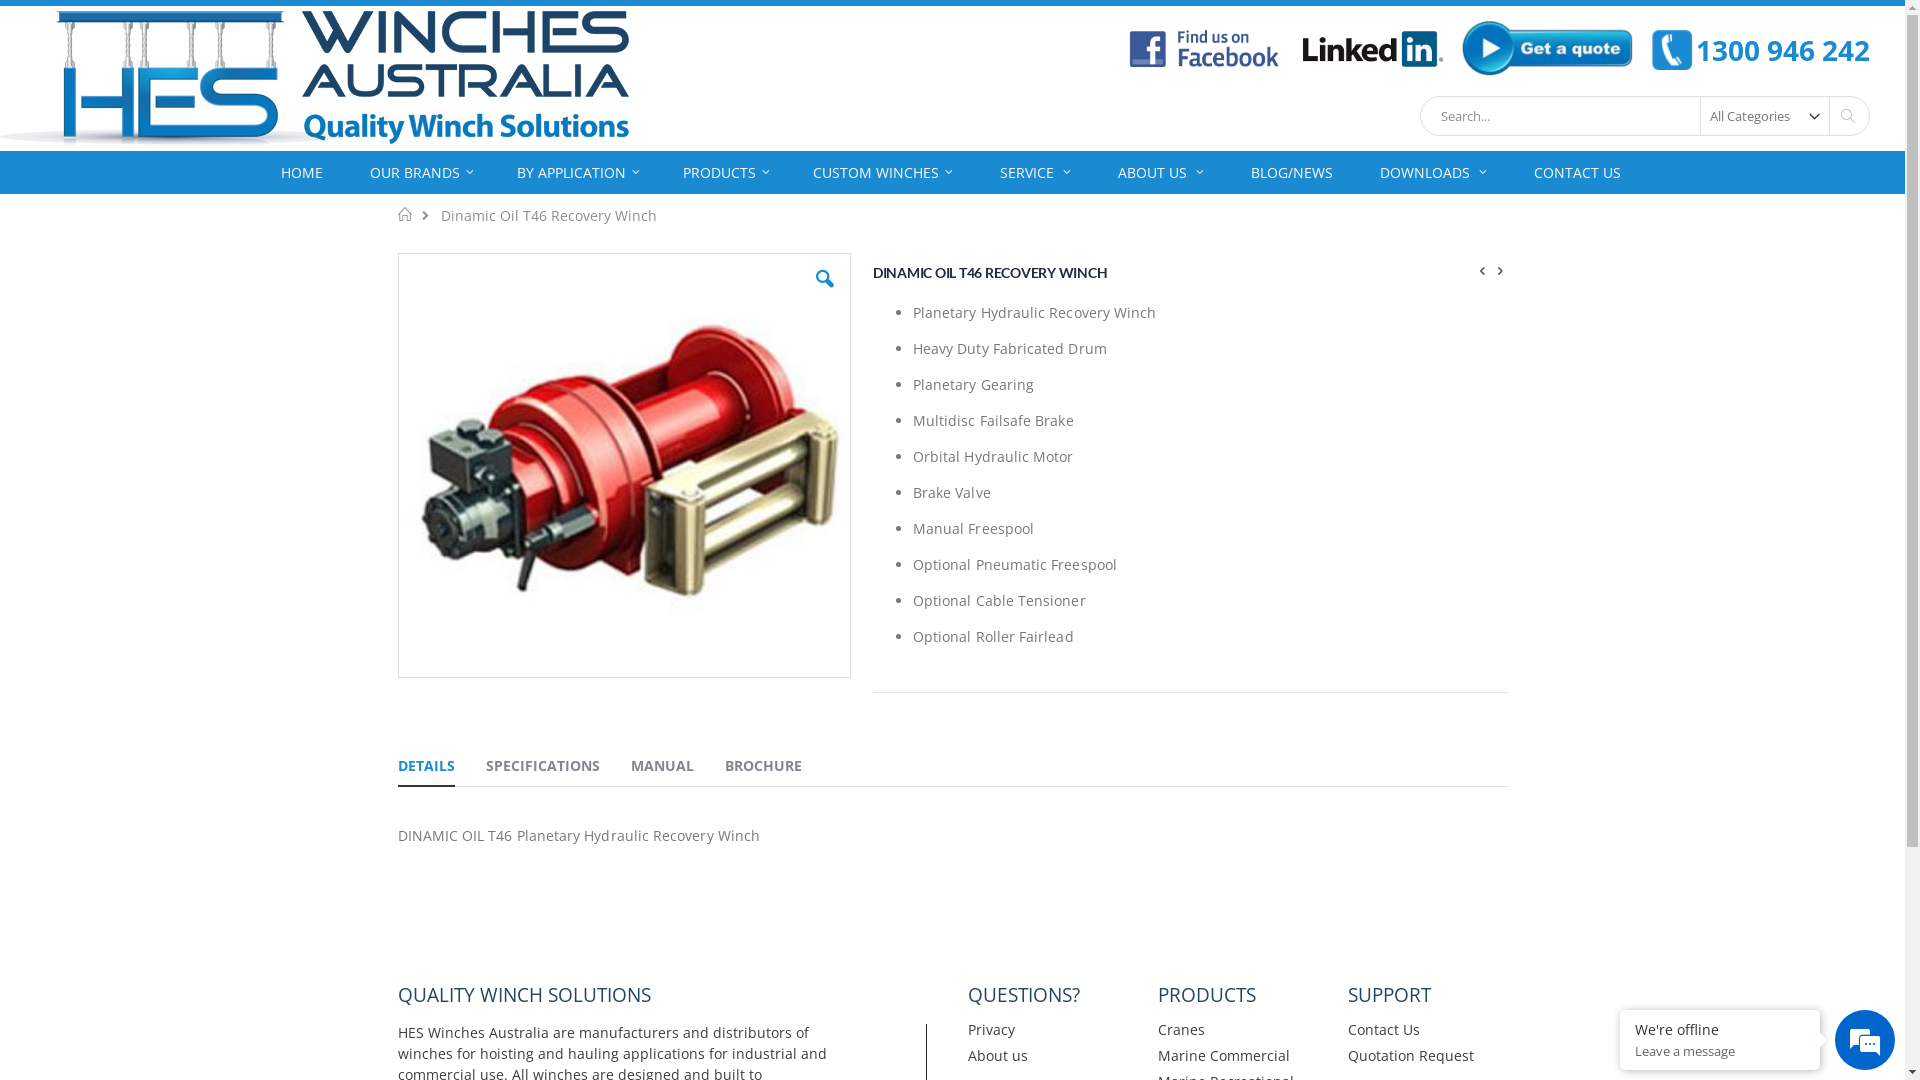  I want to click on 'BLOG/NEWS', so click(1291, 171).